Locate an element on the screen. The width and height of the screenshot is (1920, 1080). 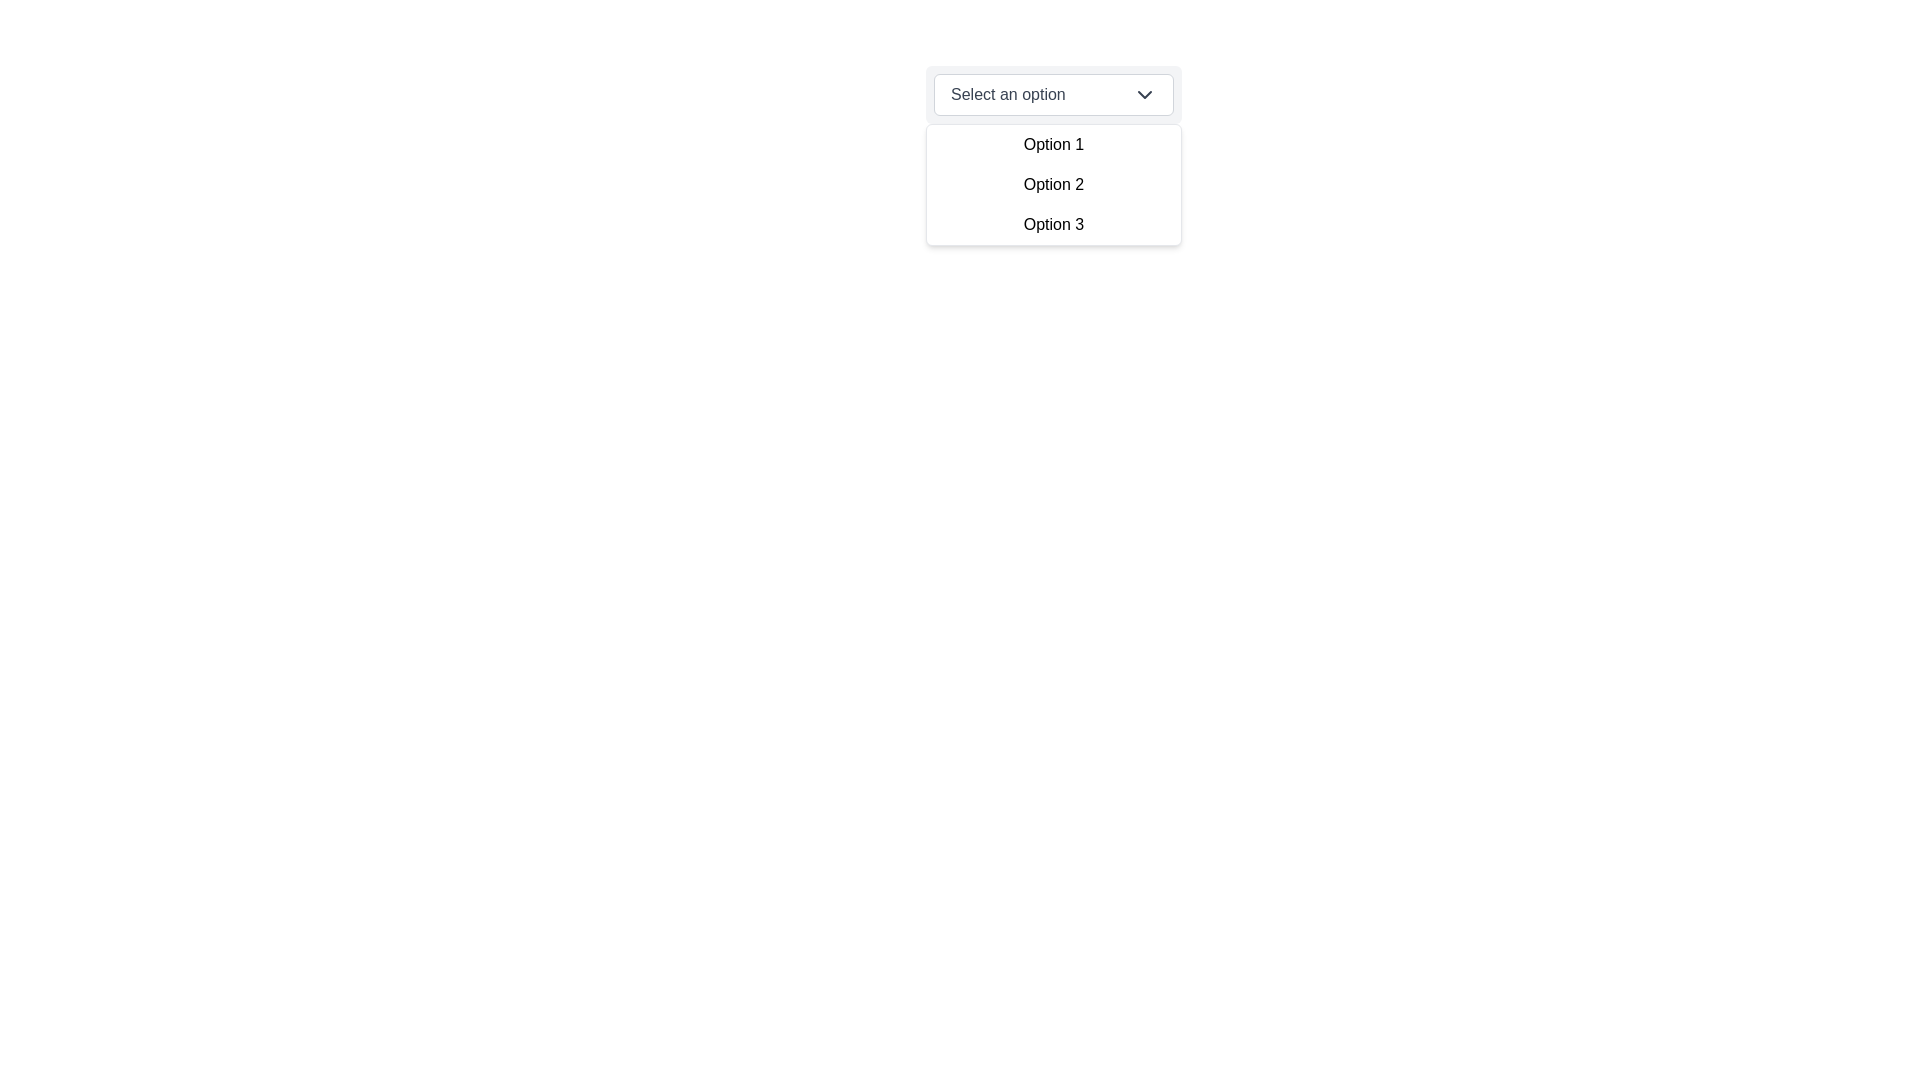
the 'Option 2' dropdown item is located at coordinates (1053, 185).